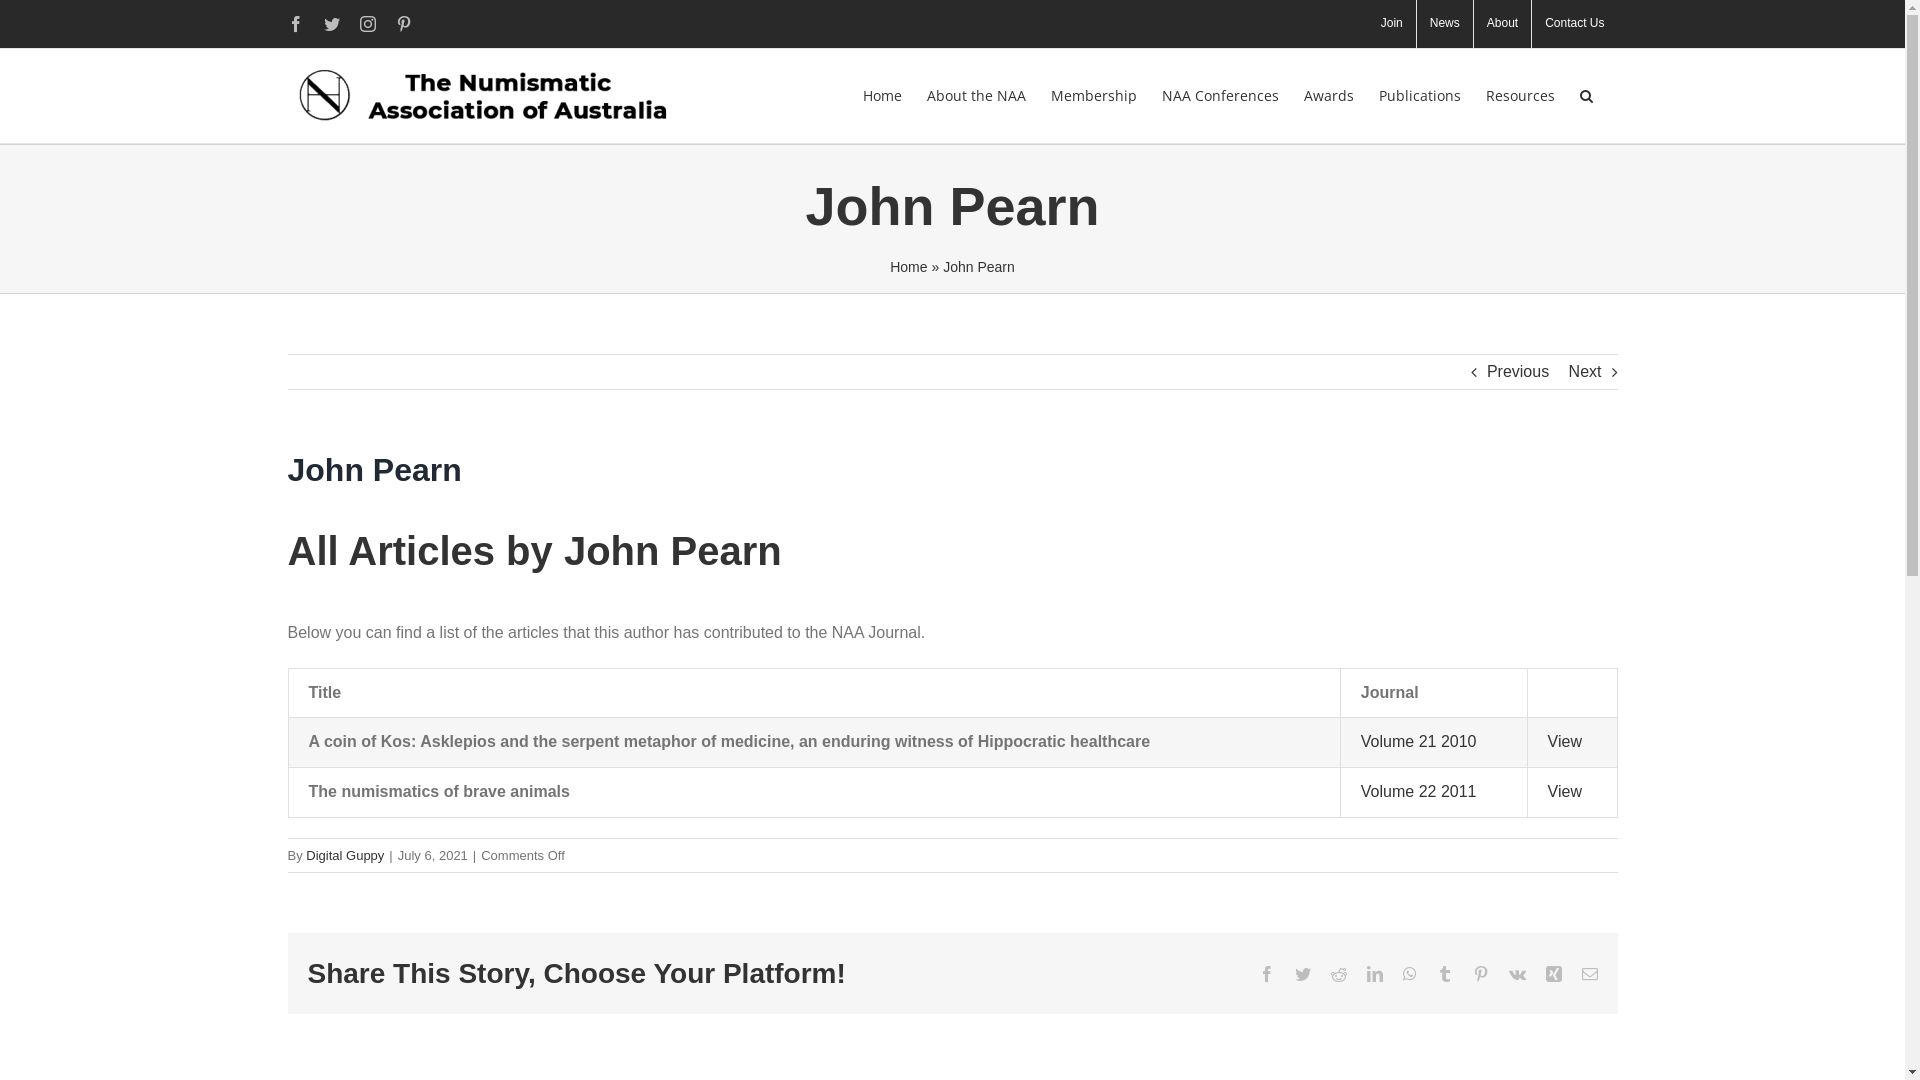  Describe the element at coordinates (880, 96) in the screenshot. I see `'Home'` at that location.